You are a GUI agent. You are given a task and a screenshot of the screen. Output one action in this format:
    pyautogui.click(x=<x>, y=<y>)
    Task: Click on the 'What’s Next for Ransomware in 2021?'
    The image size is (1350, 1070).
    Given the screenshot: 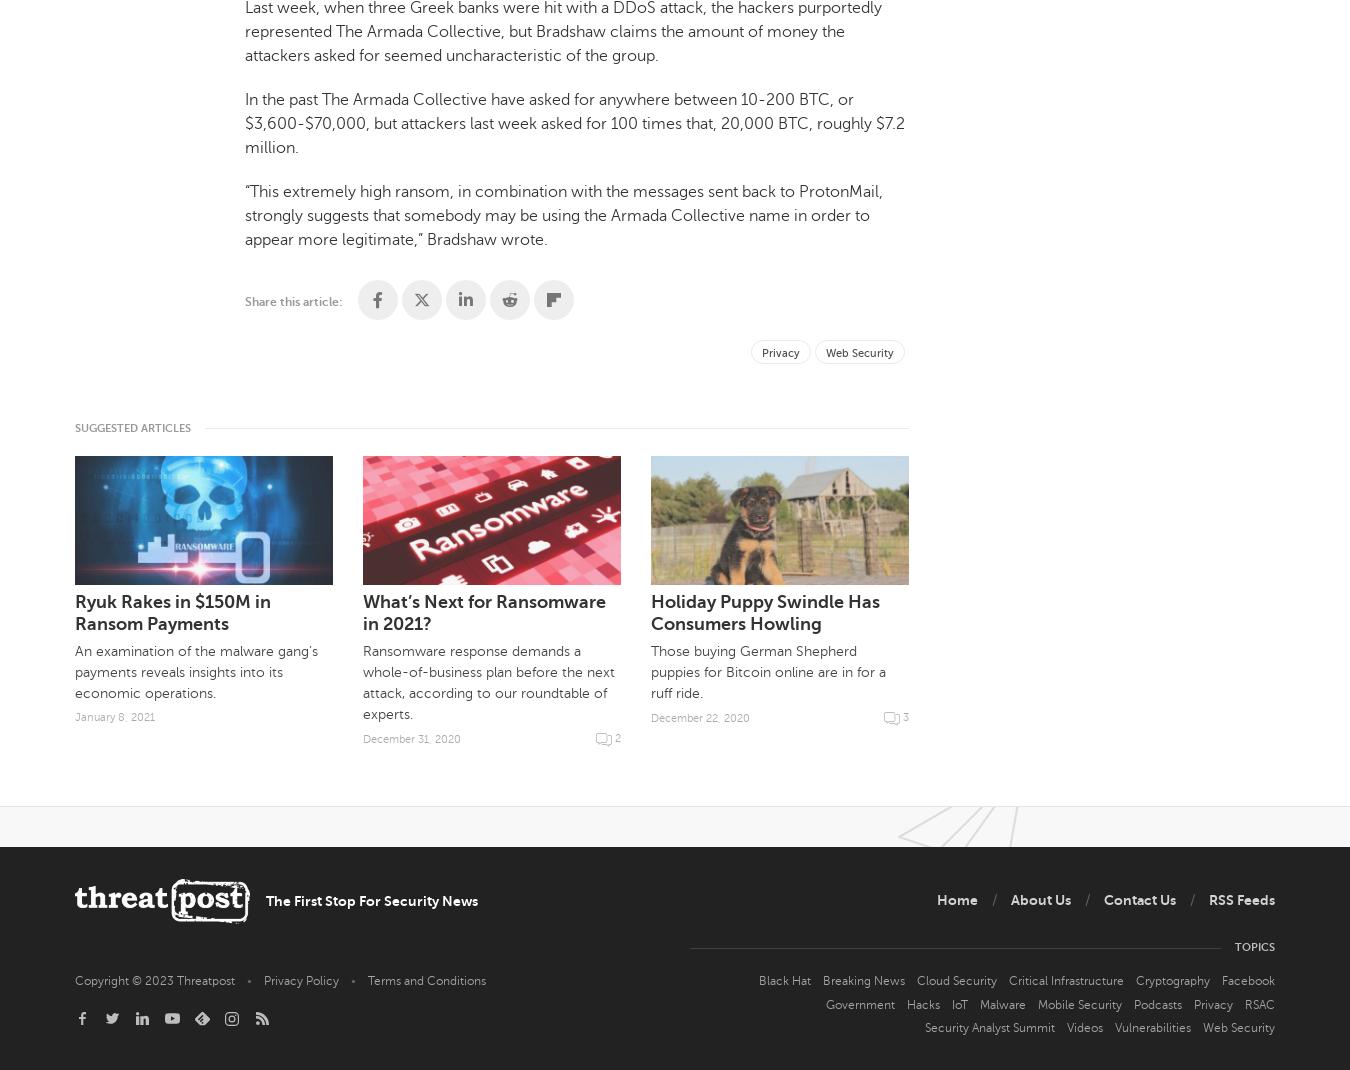 What is the action you would take?
    pyautogui.click(x=483, y=611)
    